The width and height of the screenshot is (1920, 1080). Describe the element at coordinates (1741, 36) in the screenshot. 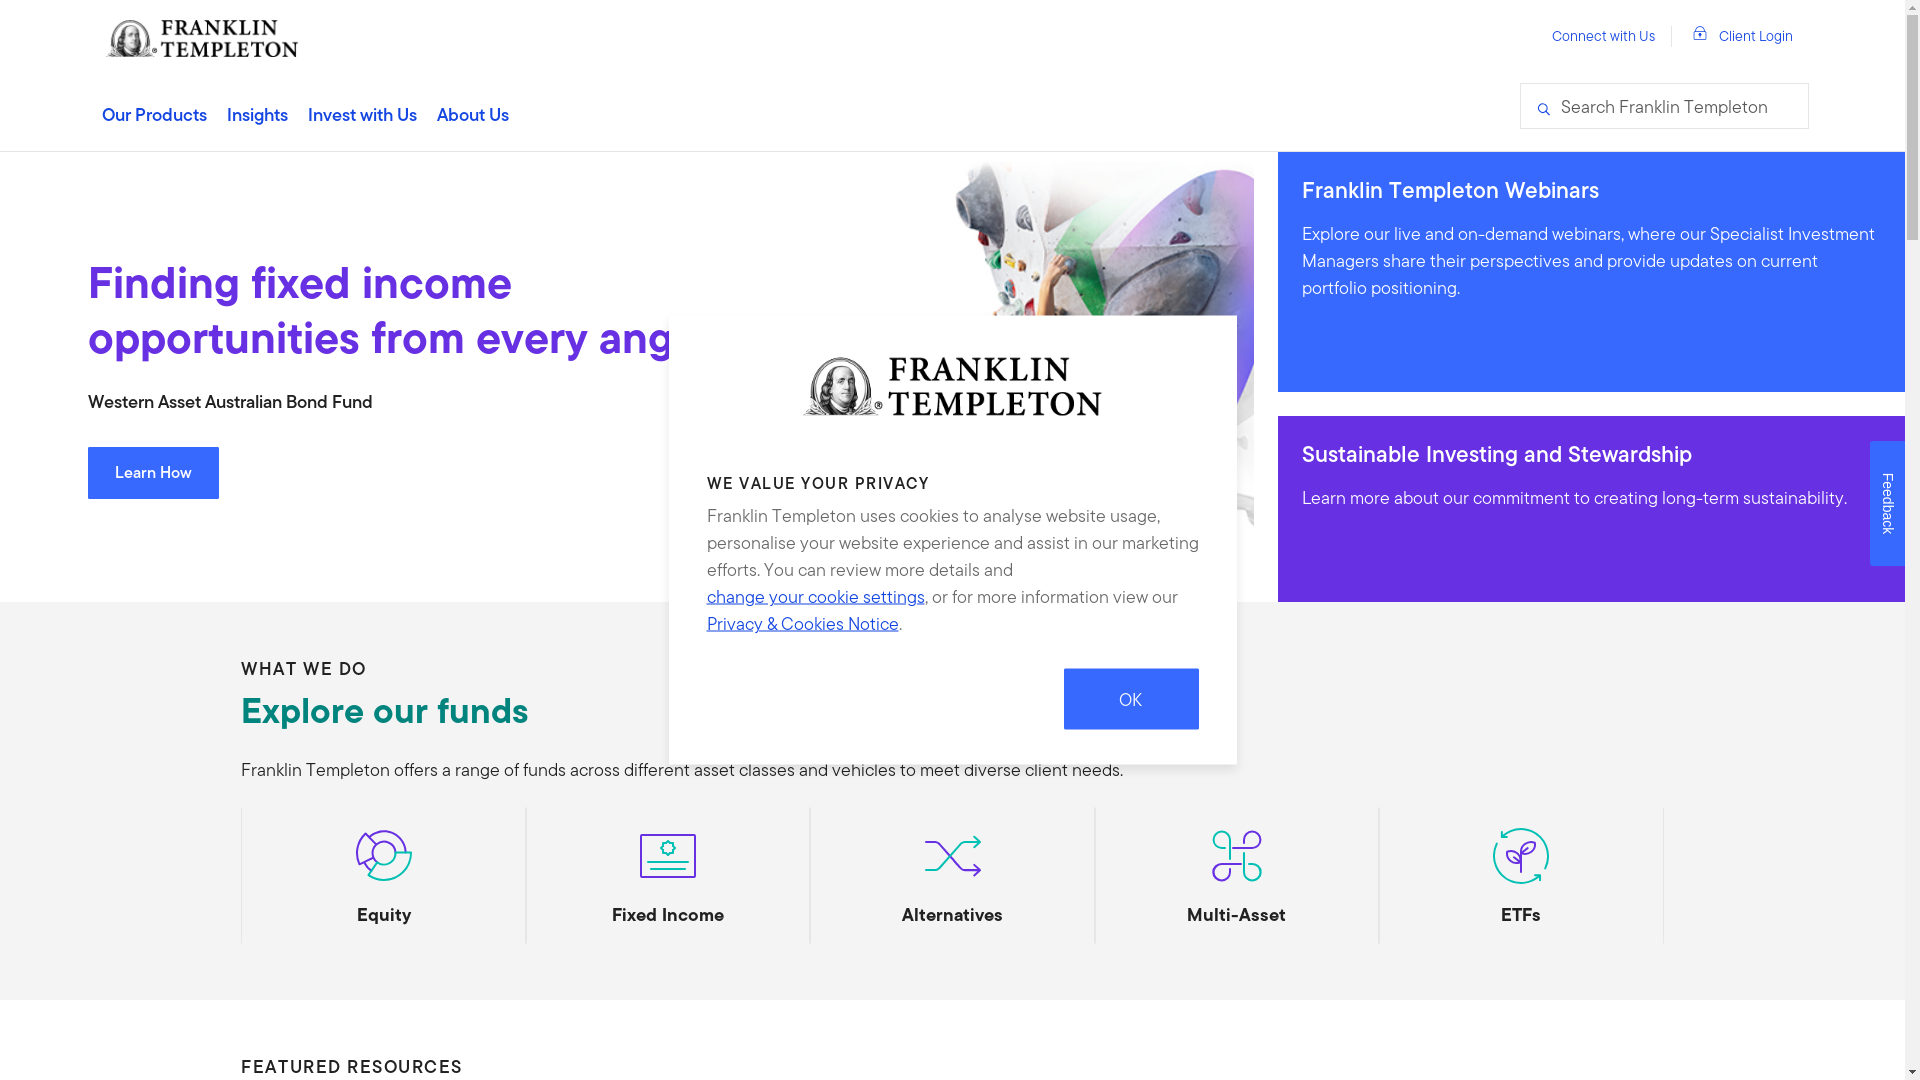

I see `'Client Login'` at that location.